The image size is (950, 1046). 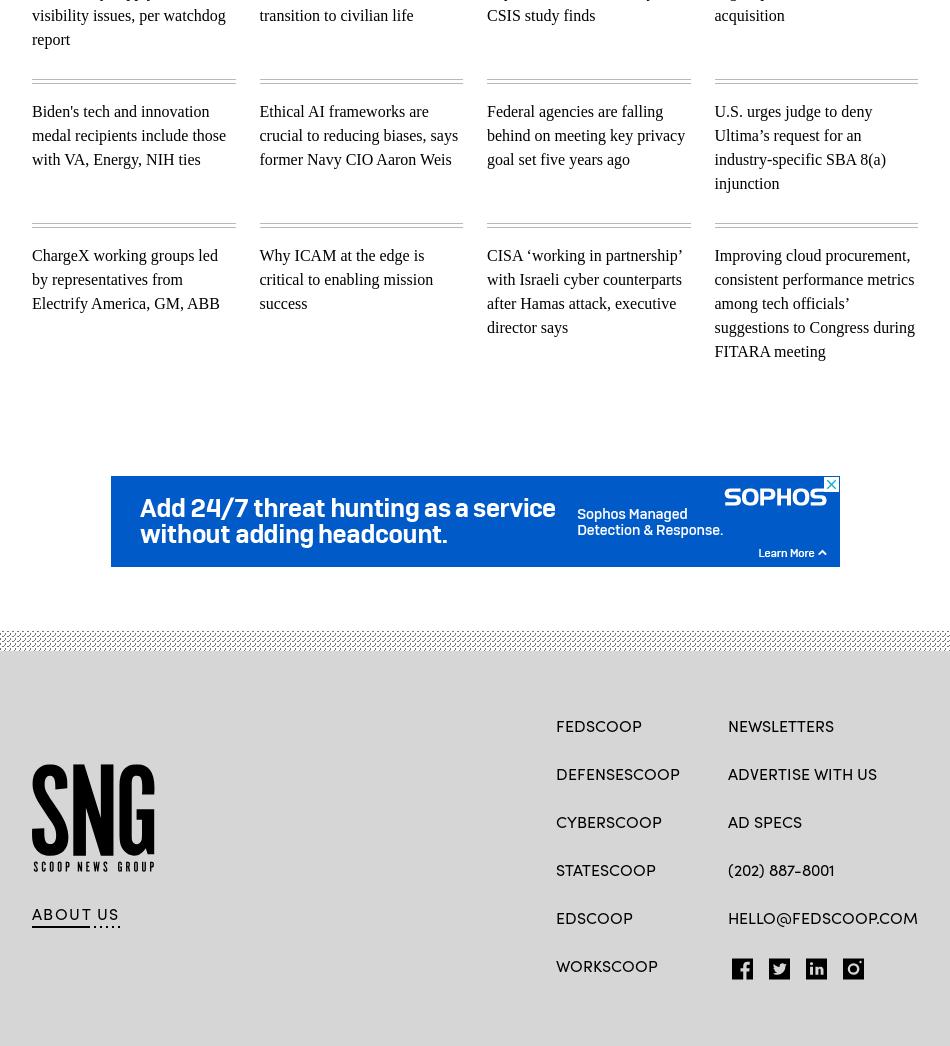 What do you see at coordinates (344, 278) in the screenshot?
I see `'Why ICAM at the edge is critical to enabling mission success'` at bounding box center [344, 278].